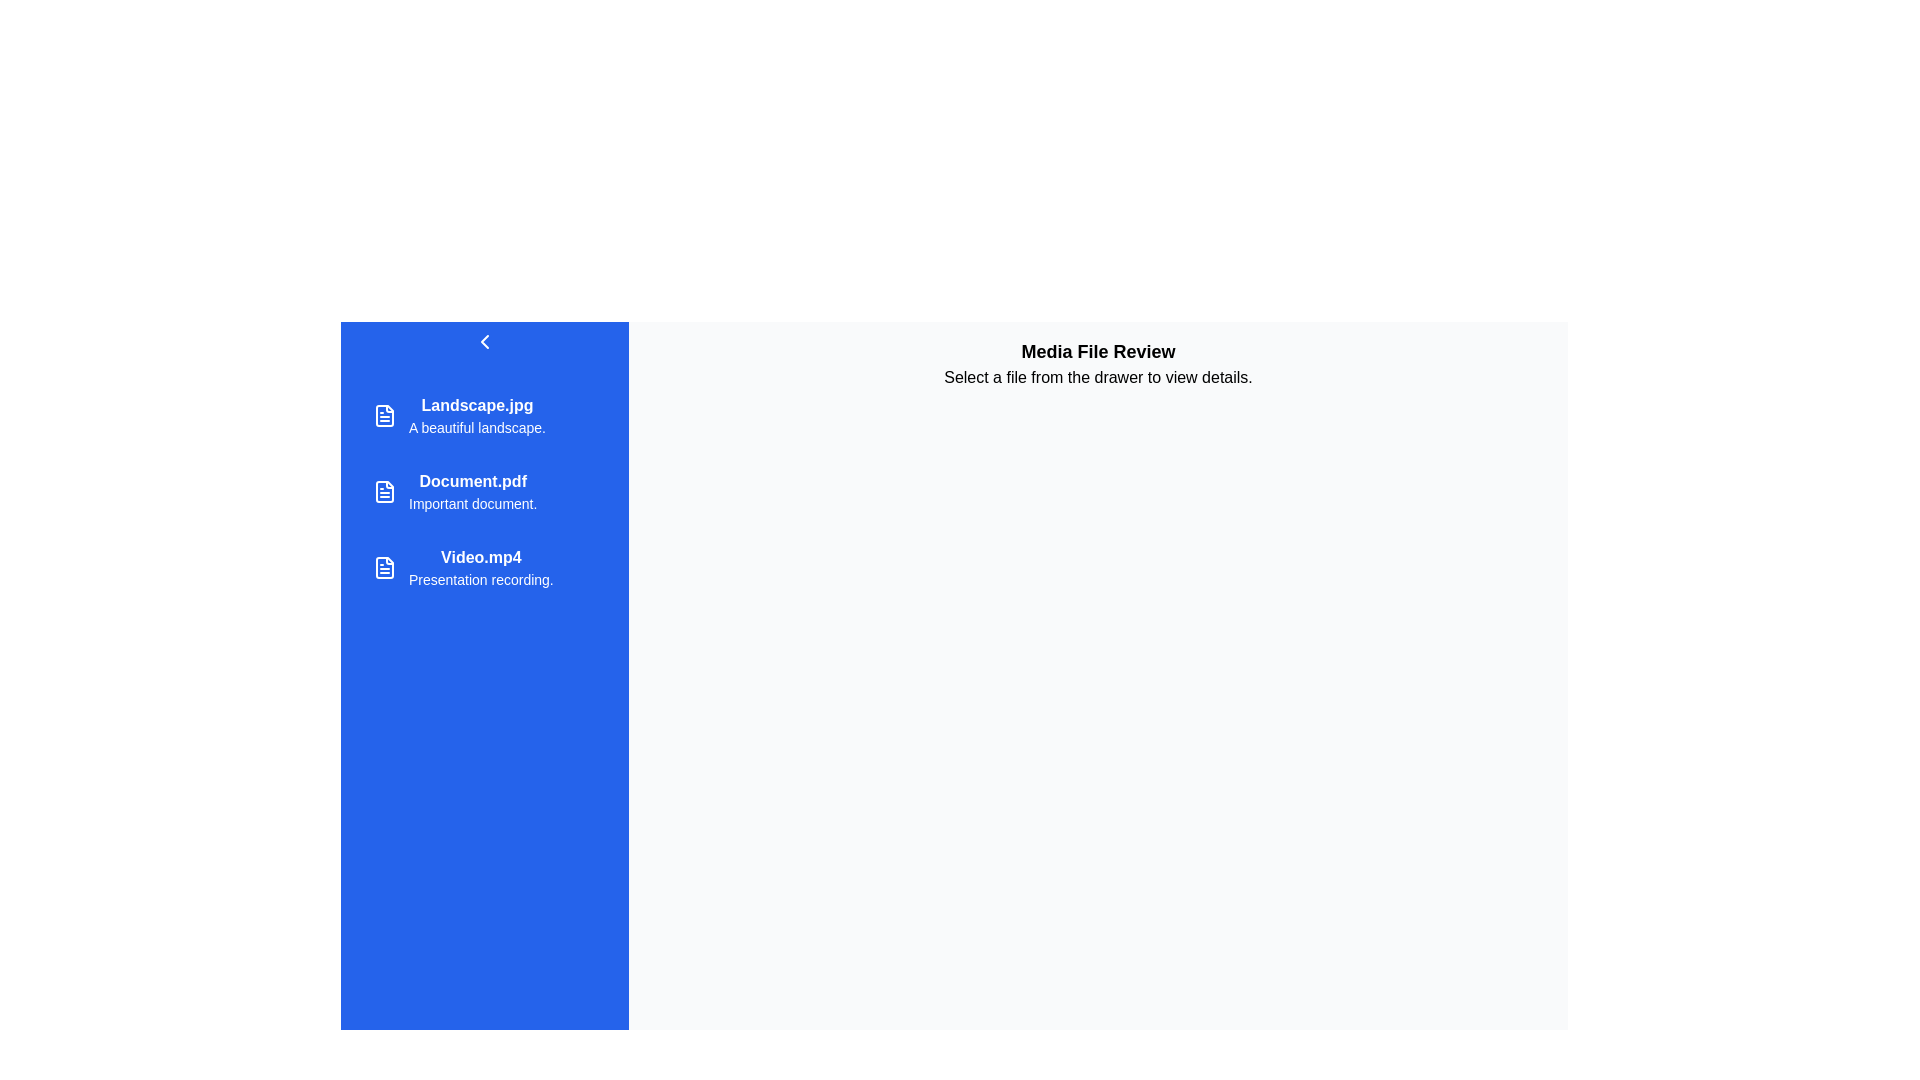  Describe the element at coordinates (484, 567) in the screenshot. I see `the list item labeled 'Video.mp4' with a subtitle 'Presentation recording' in the left panel` at that location.